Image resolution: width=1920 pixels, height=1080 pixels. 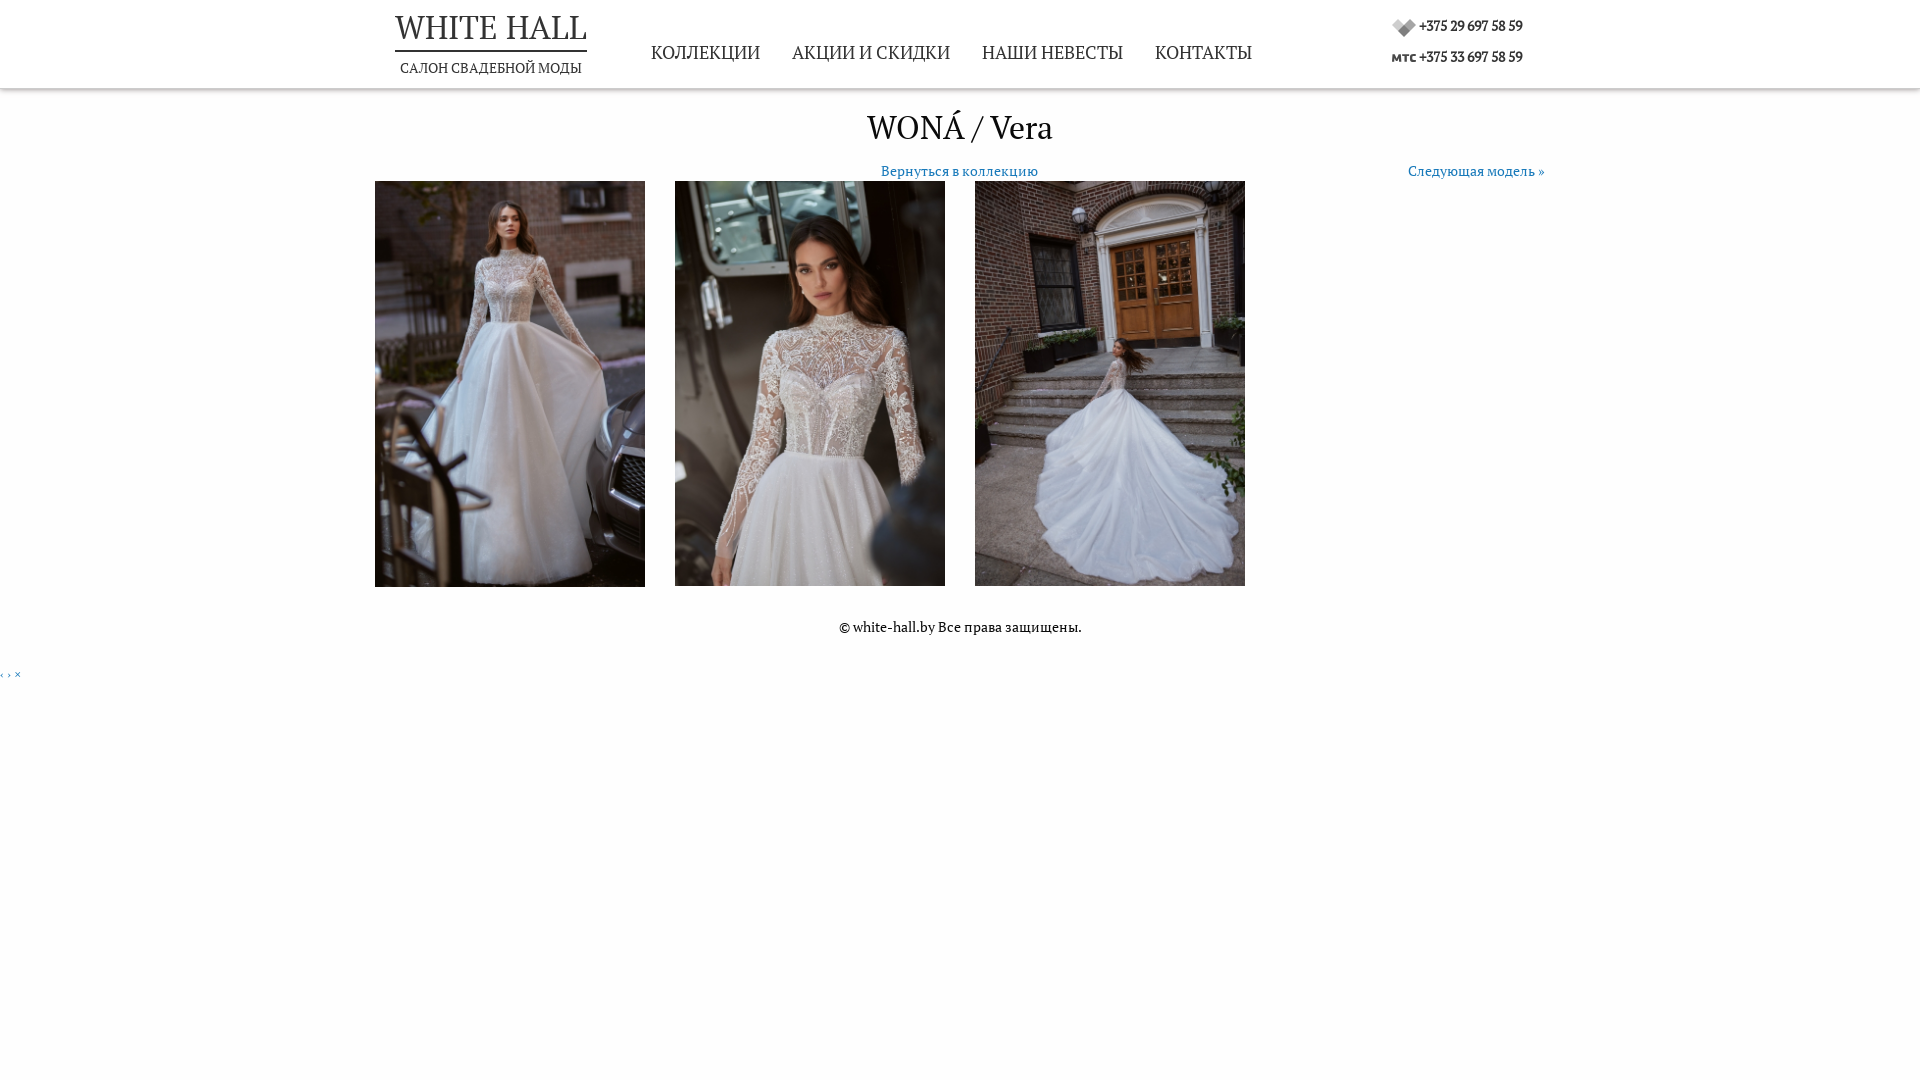 What do you see at coordinates (810, 383) in the screenshot?
I see `'Vera'` at bounding box center [810, 383].